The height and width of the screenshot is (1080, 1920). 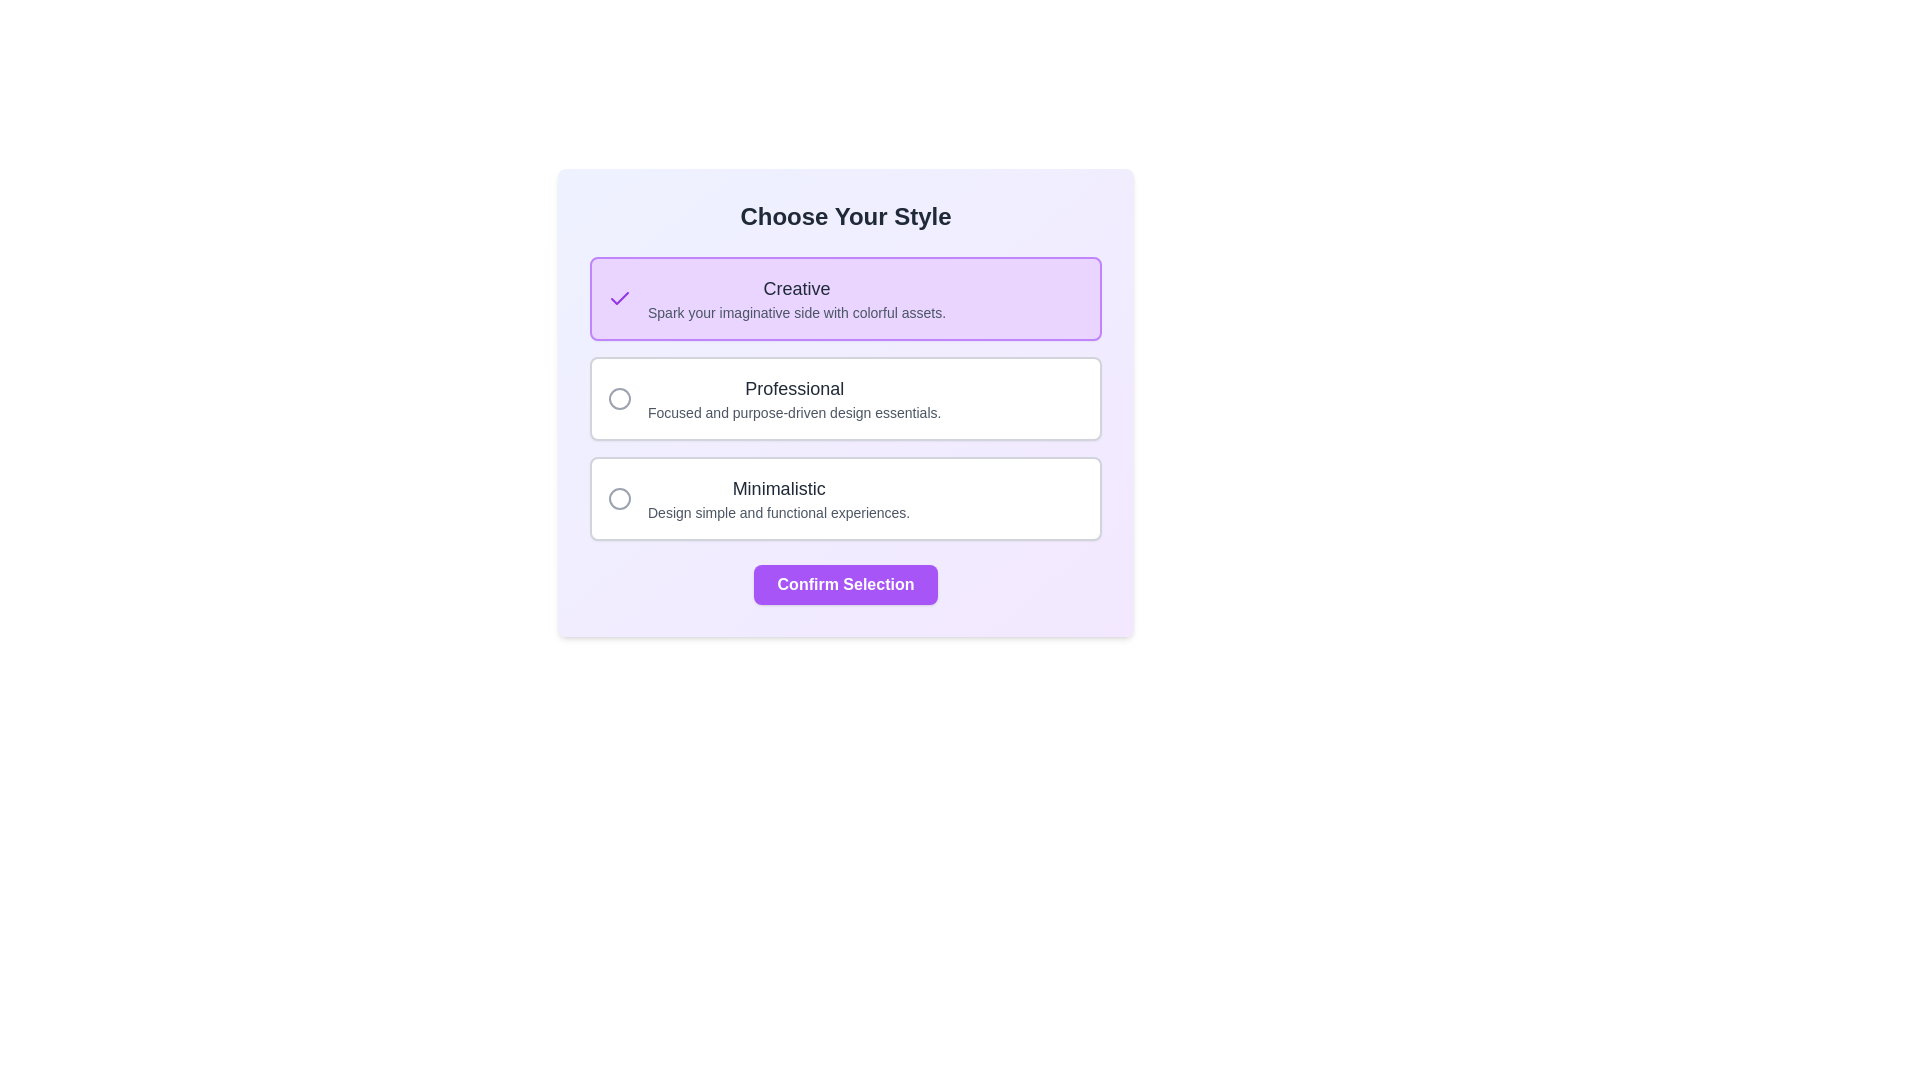 What do you see at coordinates (793, 398) in the screenshot?
I see `the 'Professional' Text Label in the second card of the 'Choose Your Style' vertical list, which provides information about the Professional choice of design style` at bounding box center [793, 398].